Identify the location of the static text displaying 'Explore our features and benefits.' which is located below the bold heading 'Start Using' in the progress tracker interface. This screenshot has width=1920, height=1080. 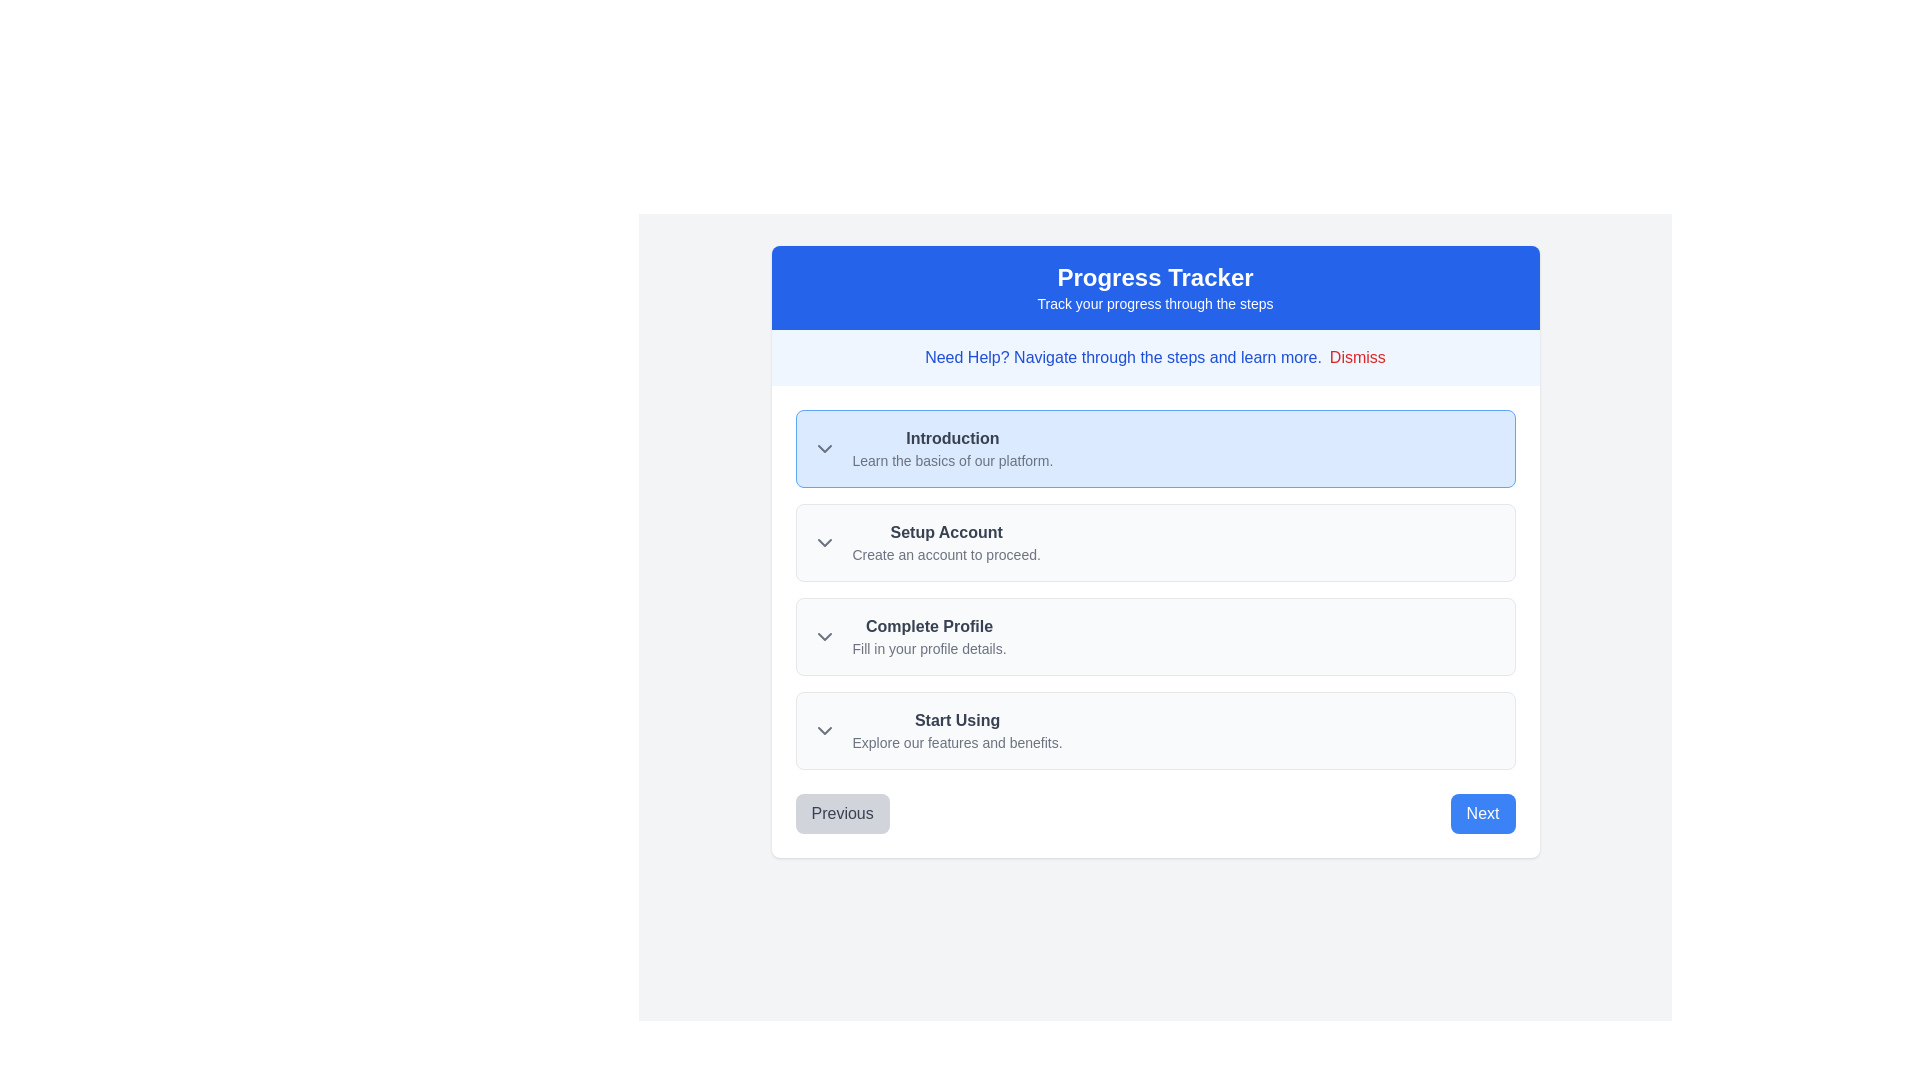
(956, 743).